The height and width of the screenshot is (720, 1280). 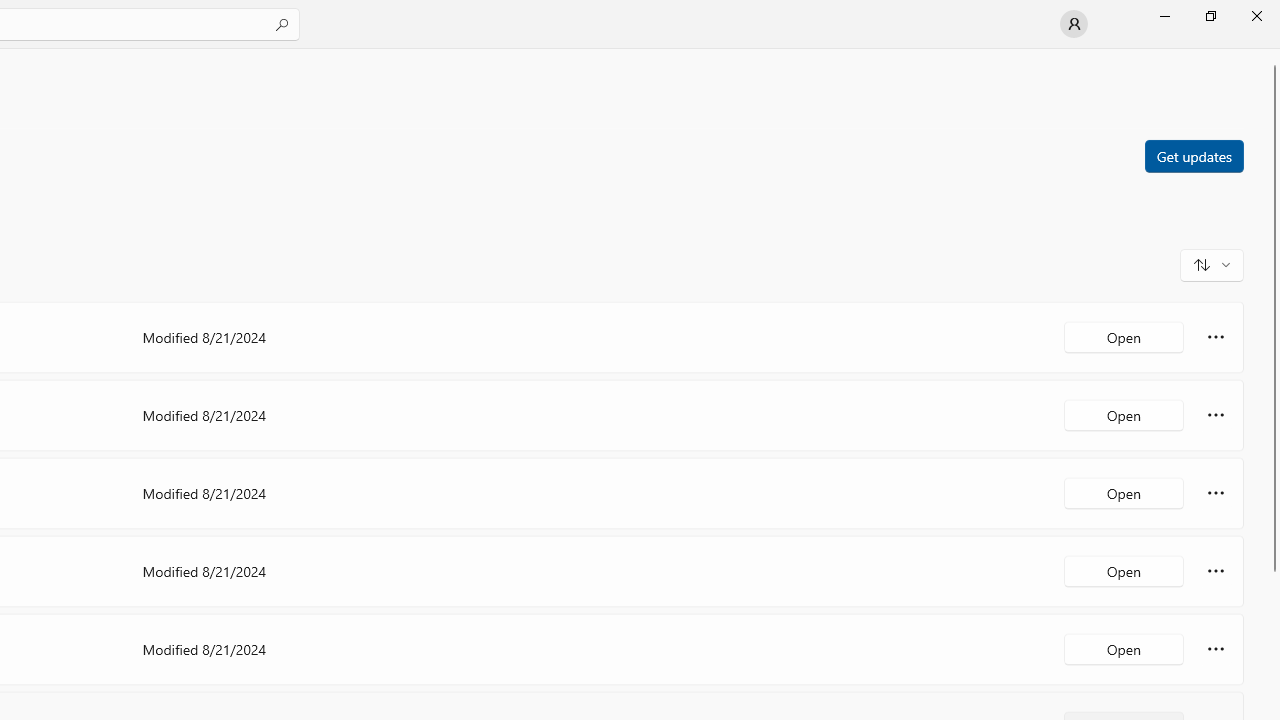 What do you see at coordinates (1215, 649) in the screenshot?
I see `'More options'` at bounding box center [1215, 649].